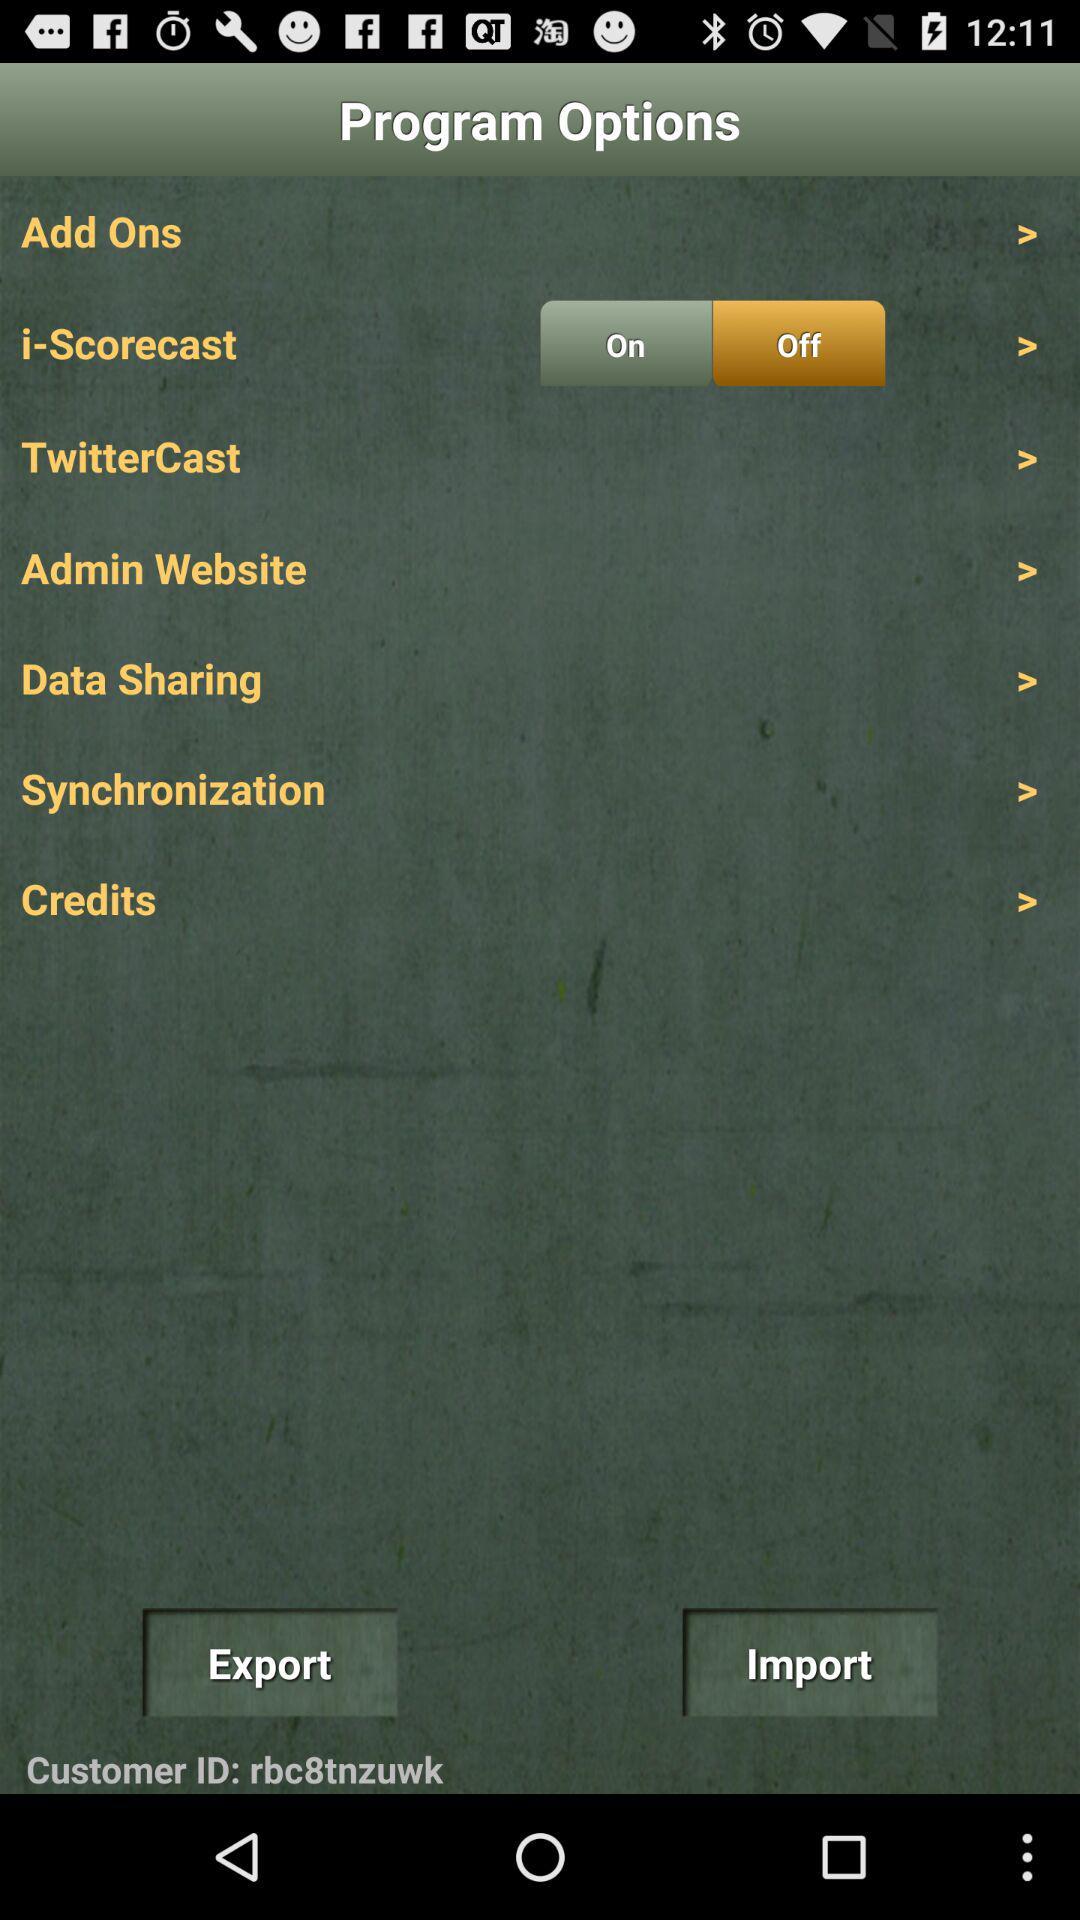 The image size is (1080, 1920). Describe the element at coordinates (808, 1662) in the screenshot. I see `import icon` at that location.